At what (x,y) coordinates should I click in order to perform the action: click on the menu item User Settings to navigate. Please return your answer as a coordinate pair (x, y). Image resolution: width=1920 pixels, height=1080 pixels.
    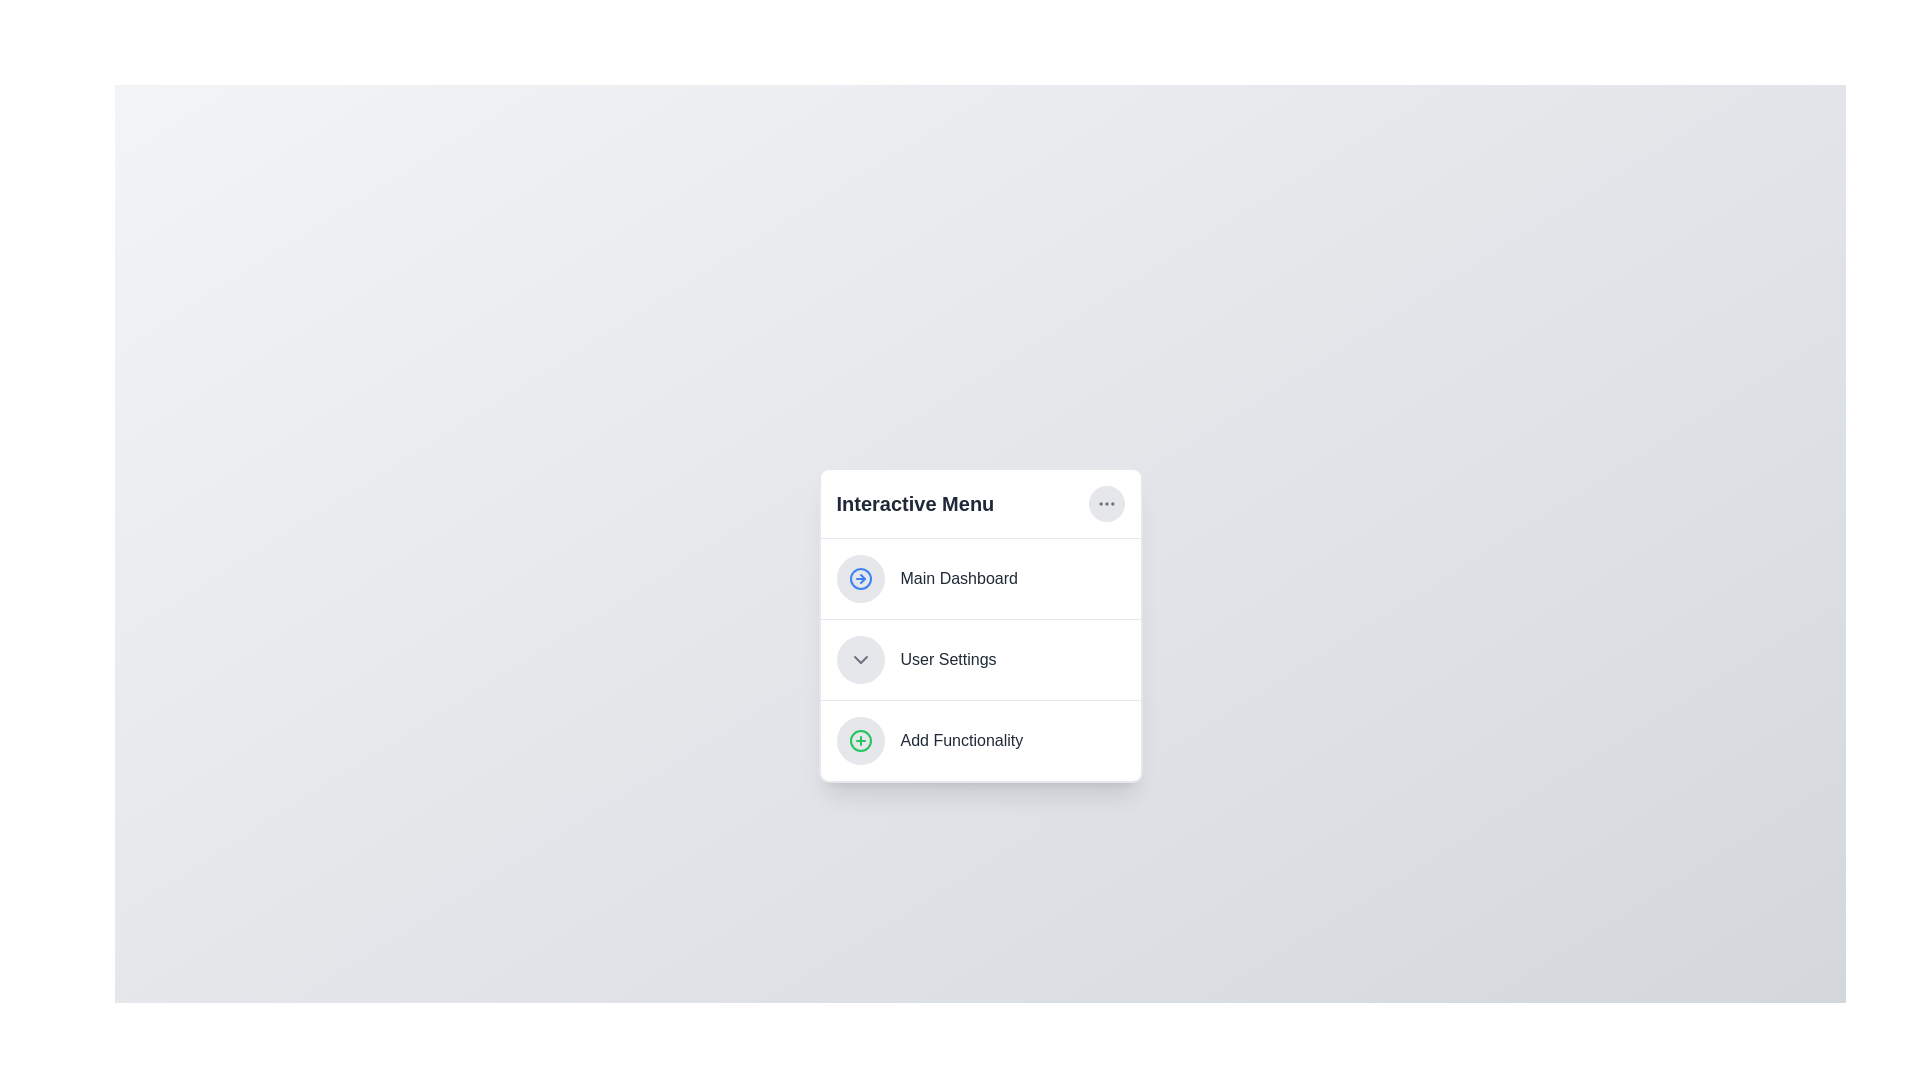
    Looking at the image, I should click on (980, 659).